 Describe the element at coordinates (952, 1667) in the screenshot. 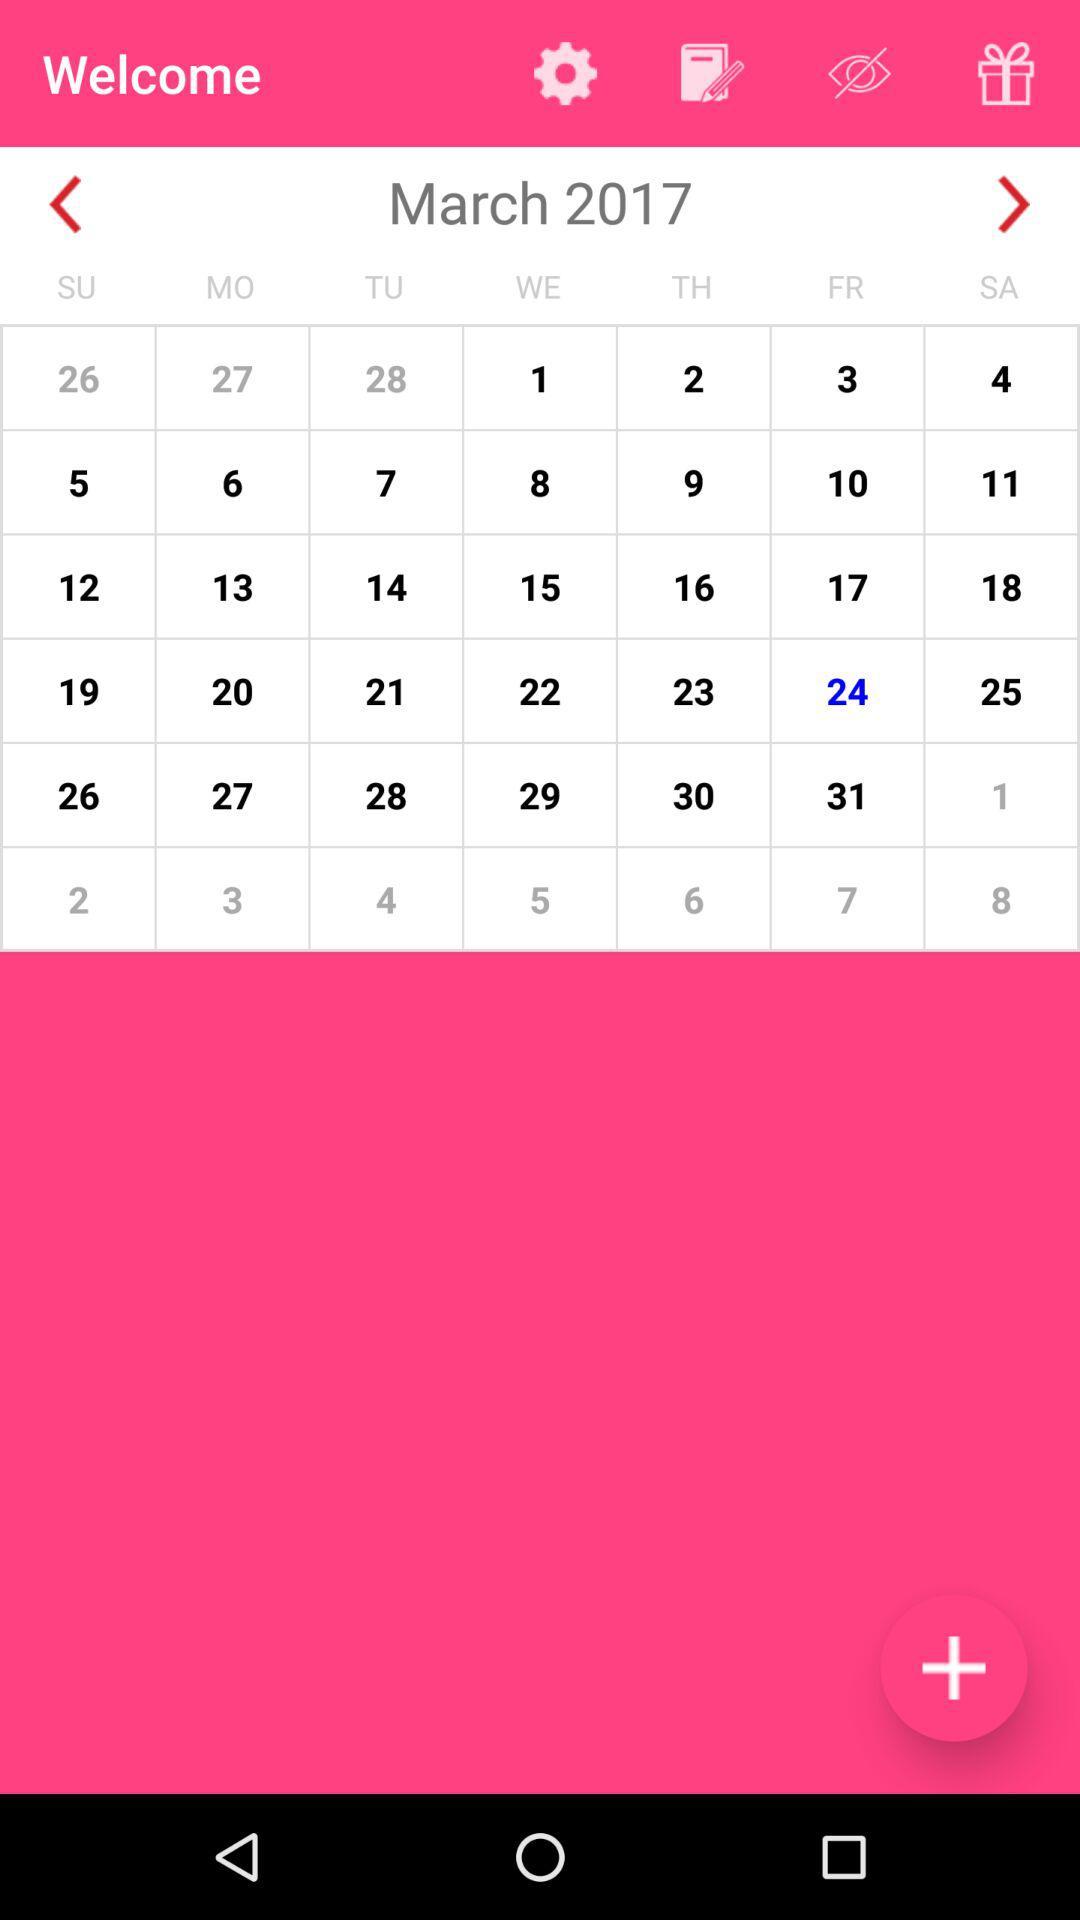

I see `calendar event` at that location.